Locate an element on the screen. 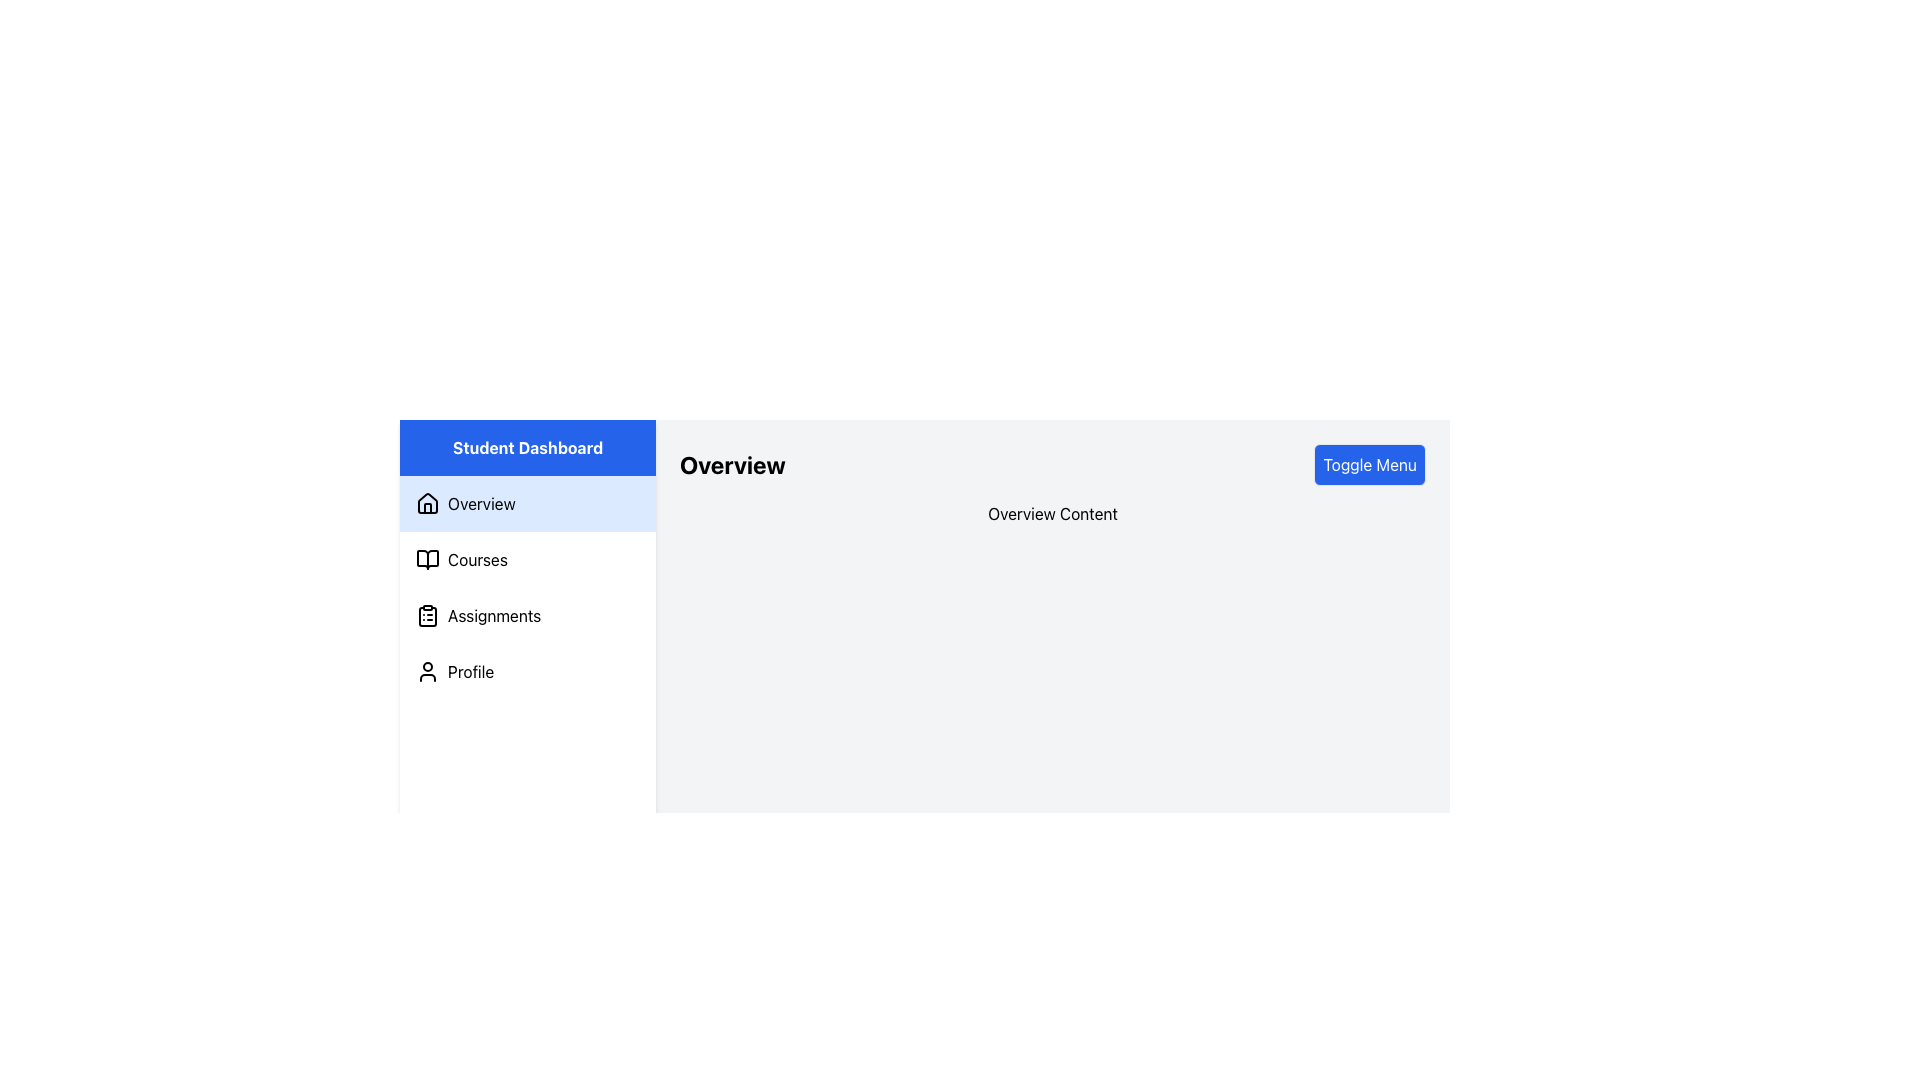 The image size is (1920, 1080). the third menu item in the sidebar navigation is located at coordinates (528, 615).